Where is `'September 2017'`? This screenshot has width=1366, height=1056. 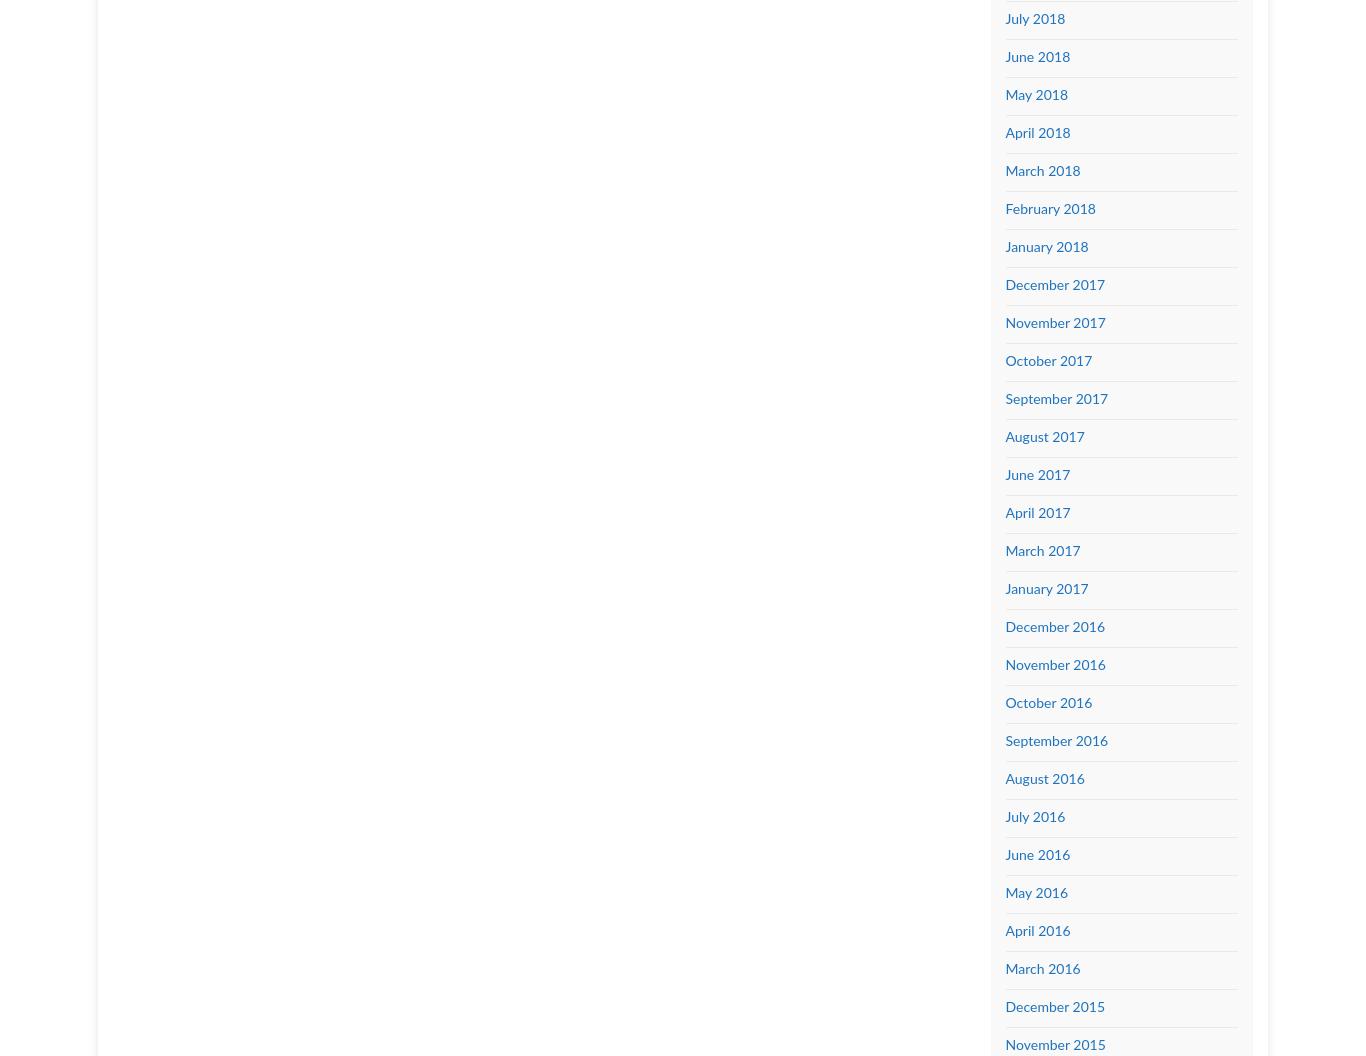
'September 2017' is located at coordinates (1055, 398).